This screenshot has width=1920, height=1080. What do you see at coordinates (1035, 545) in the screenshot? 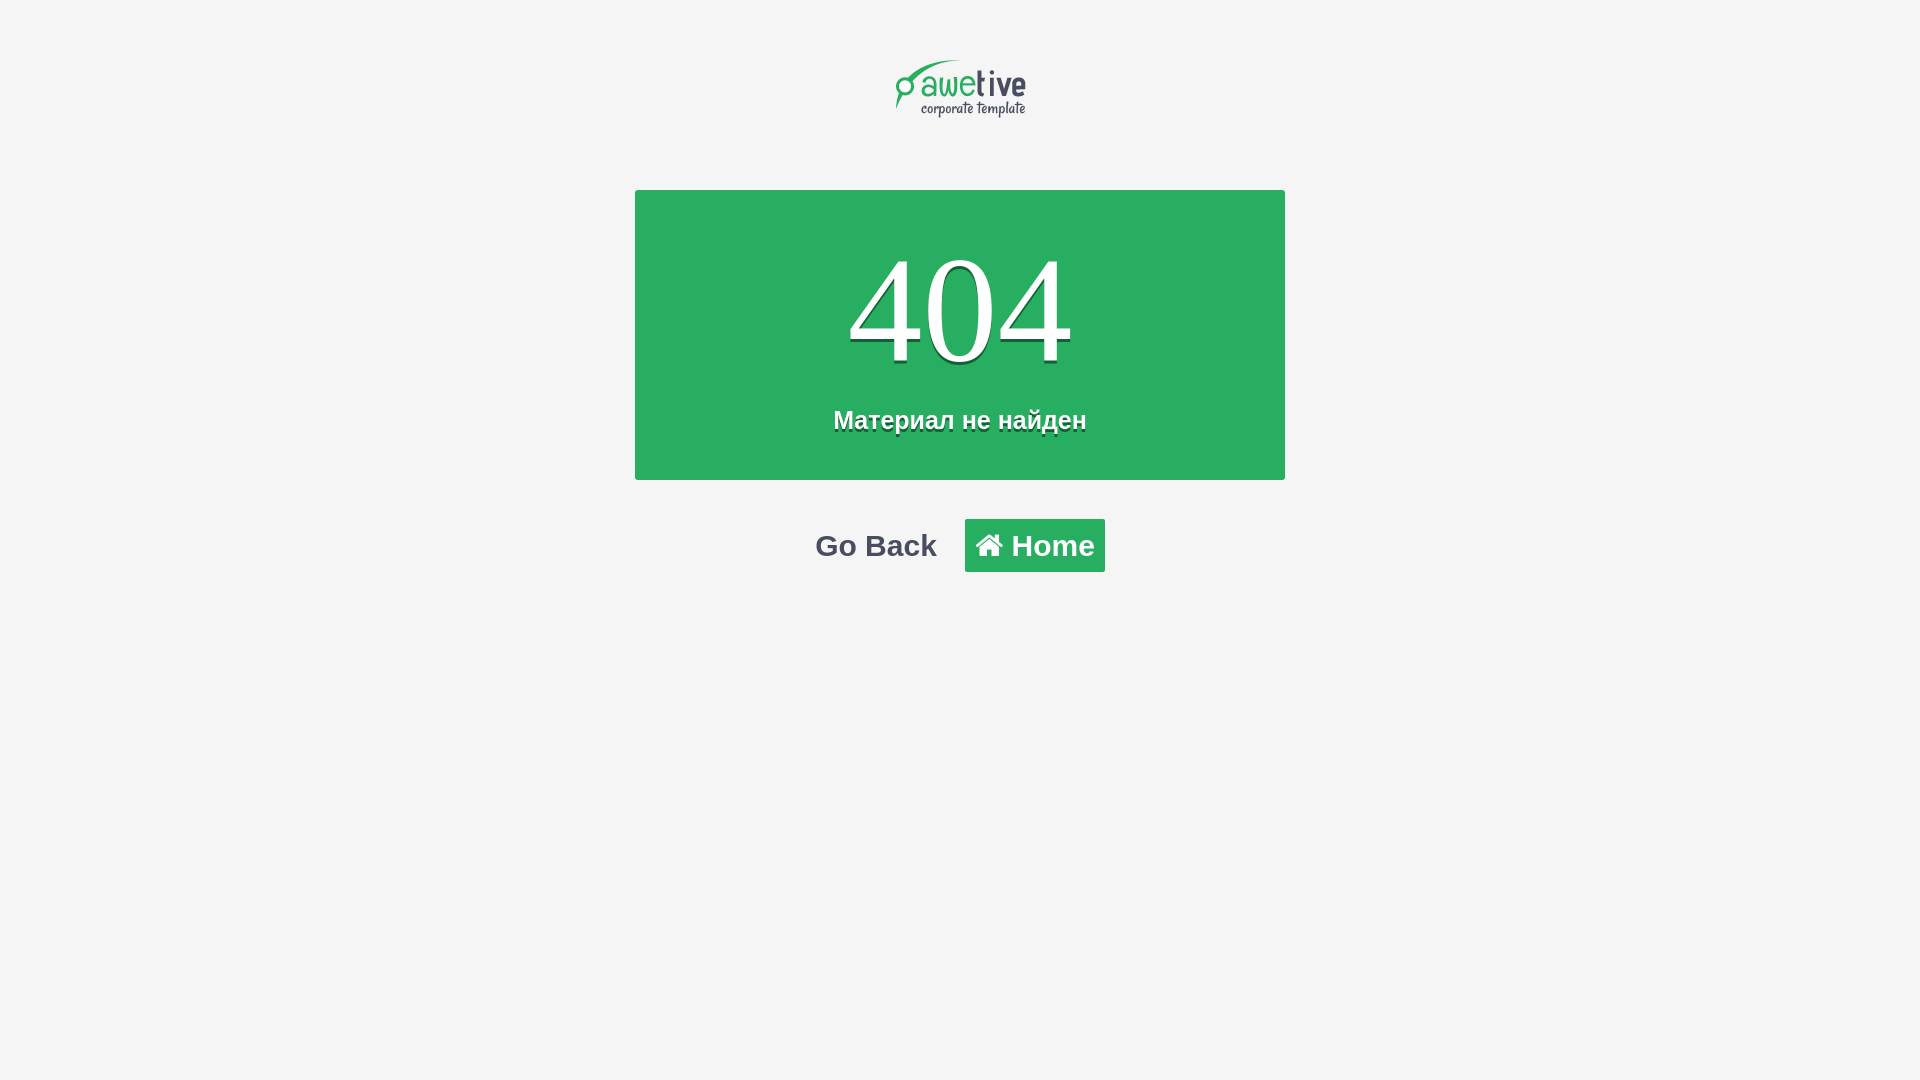
I see `'Home'` at bounding box center [1035, 545].